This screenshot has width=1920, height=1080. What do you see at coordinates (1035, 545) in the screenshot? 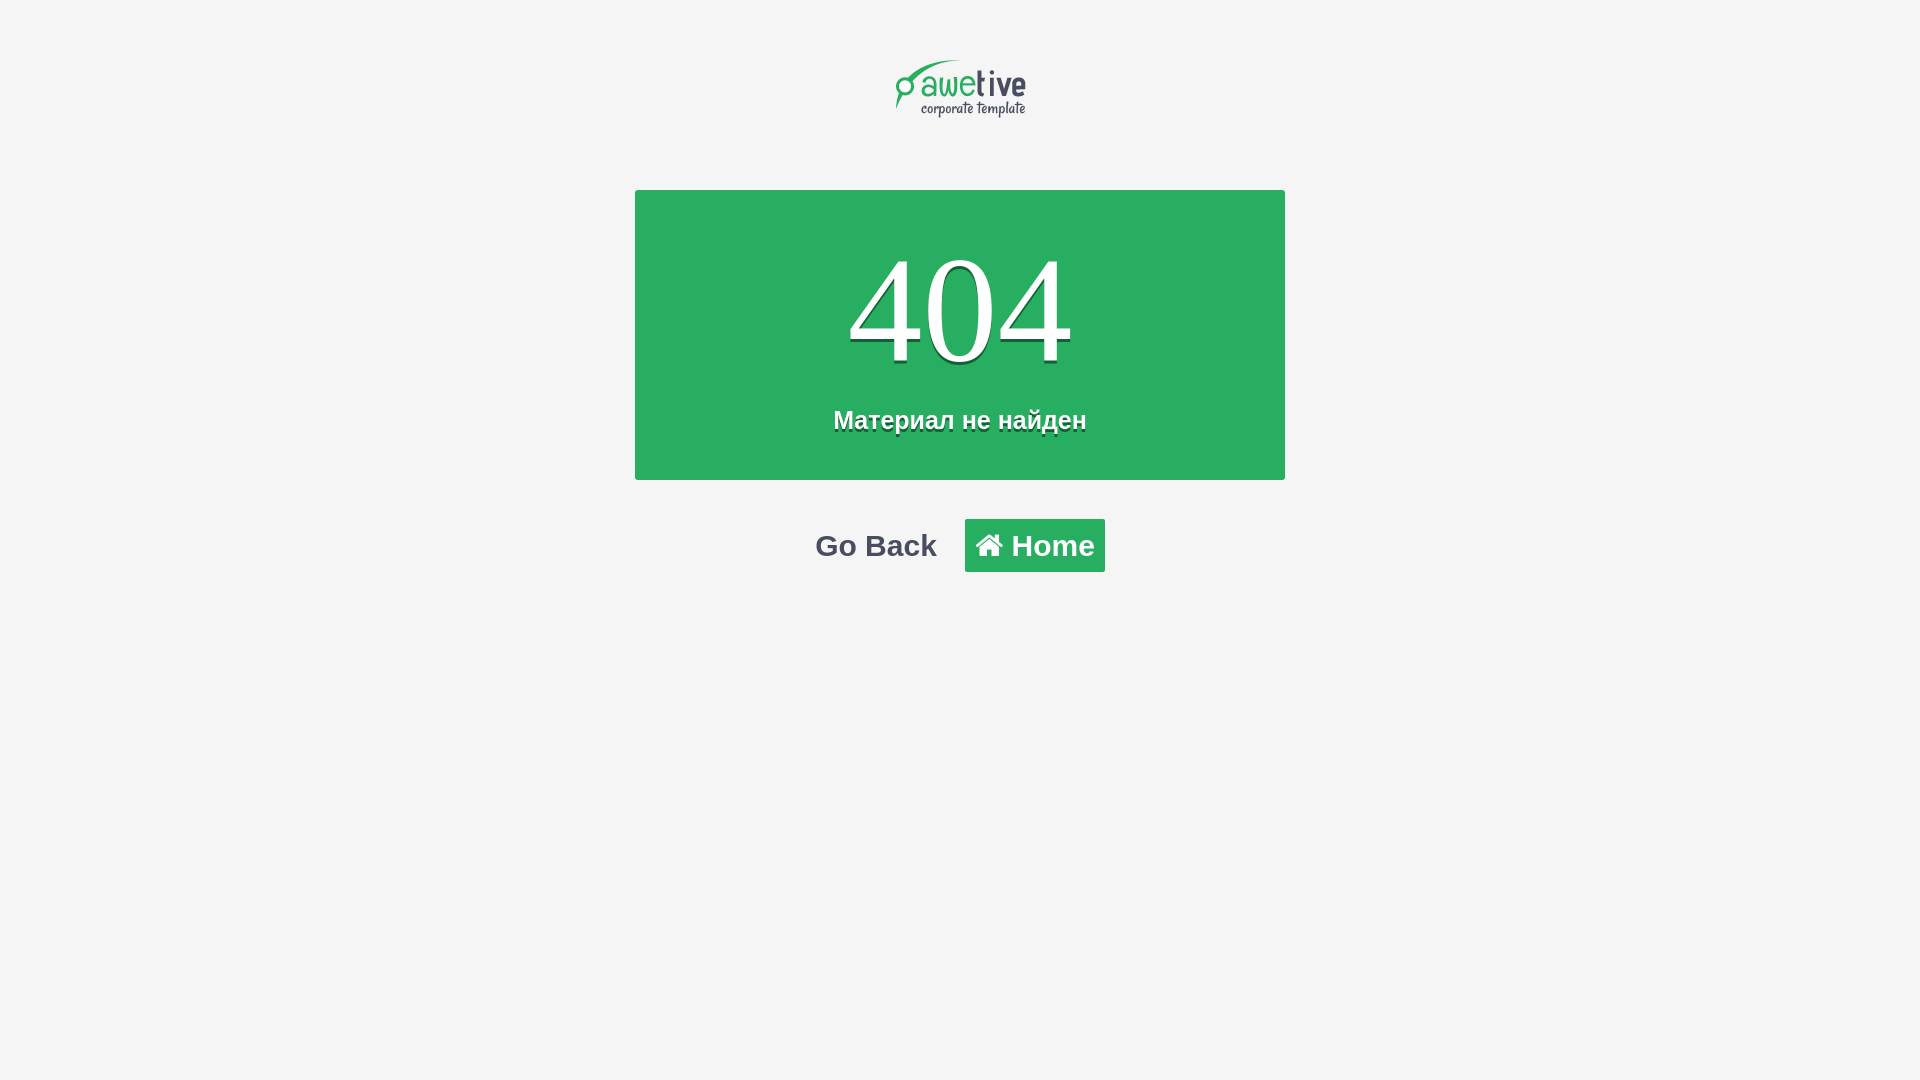
I see `'Home'` at bounding box center [1035, 545].